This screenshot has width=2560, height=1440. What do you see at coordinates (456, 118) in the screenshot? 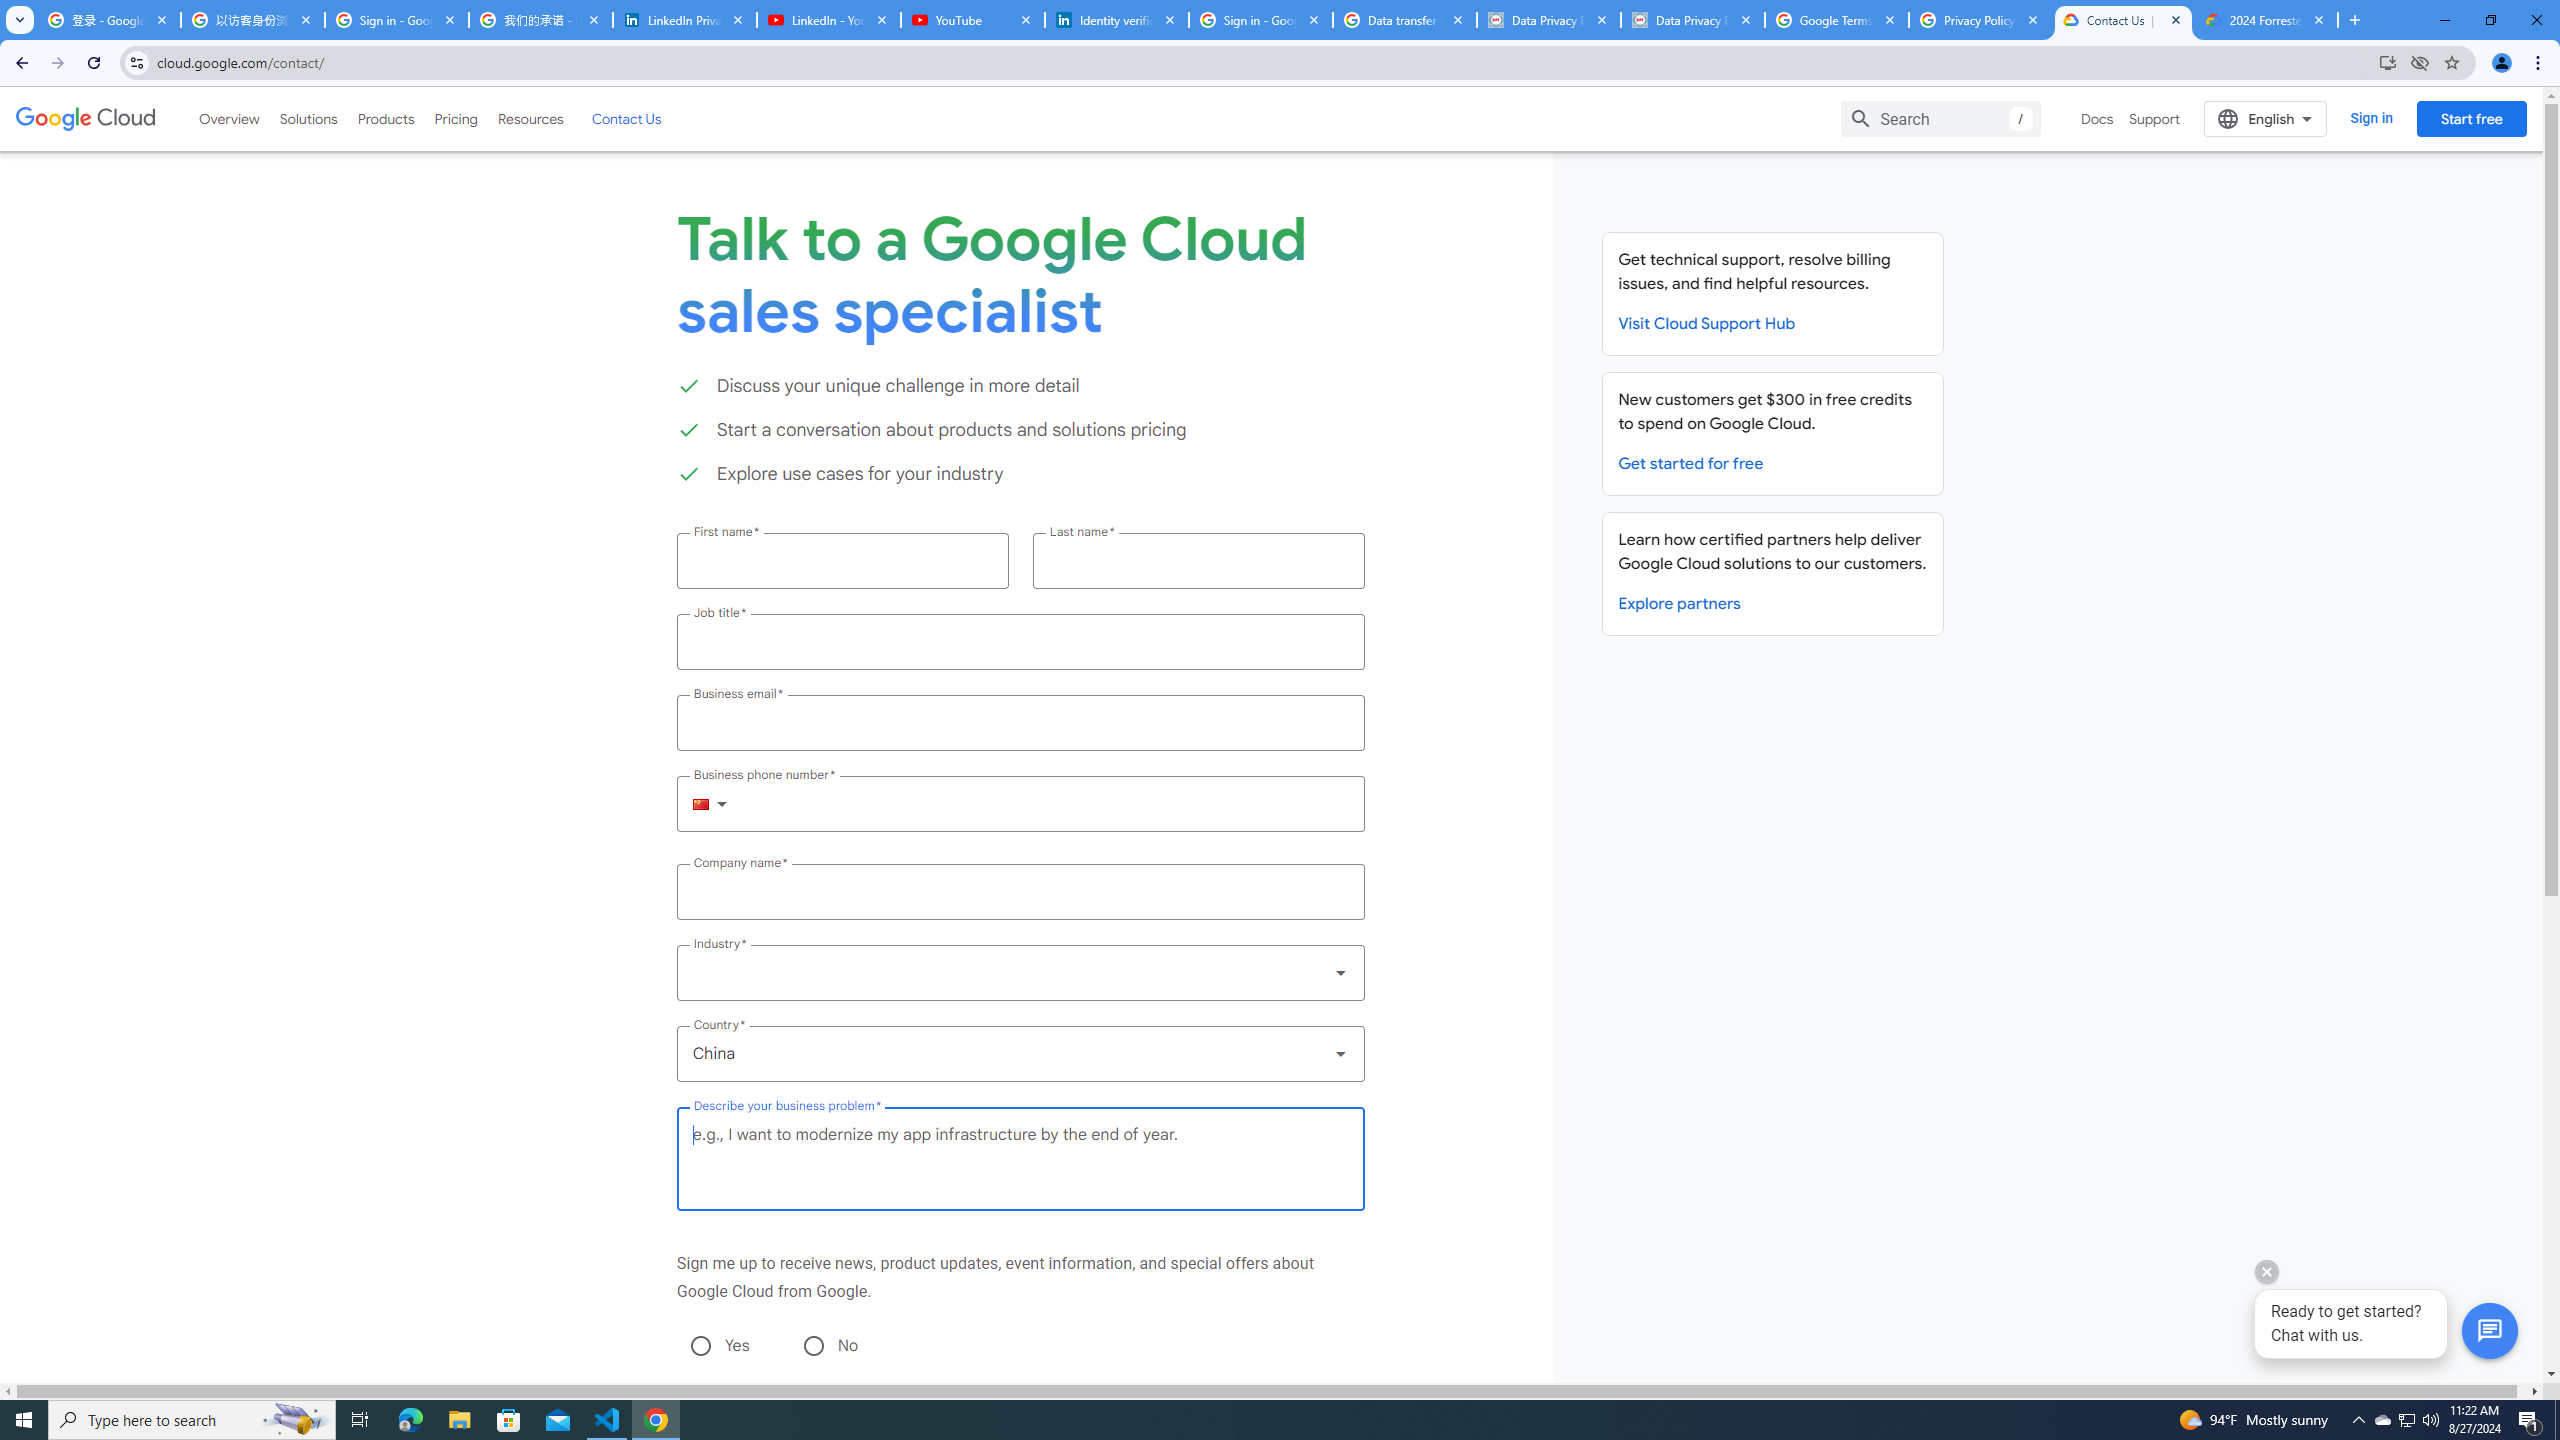
I see `'Pricing'` at bounding box center [456, 118].